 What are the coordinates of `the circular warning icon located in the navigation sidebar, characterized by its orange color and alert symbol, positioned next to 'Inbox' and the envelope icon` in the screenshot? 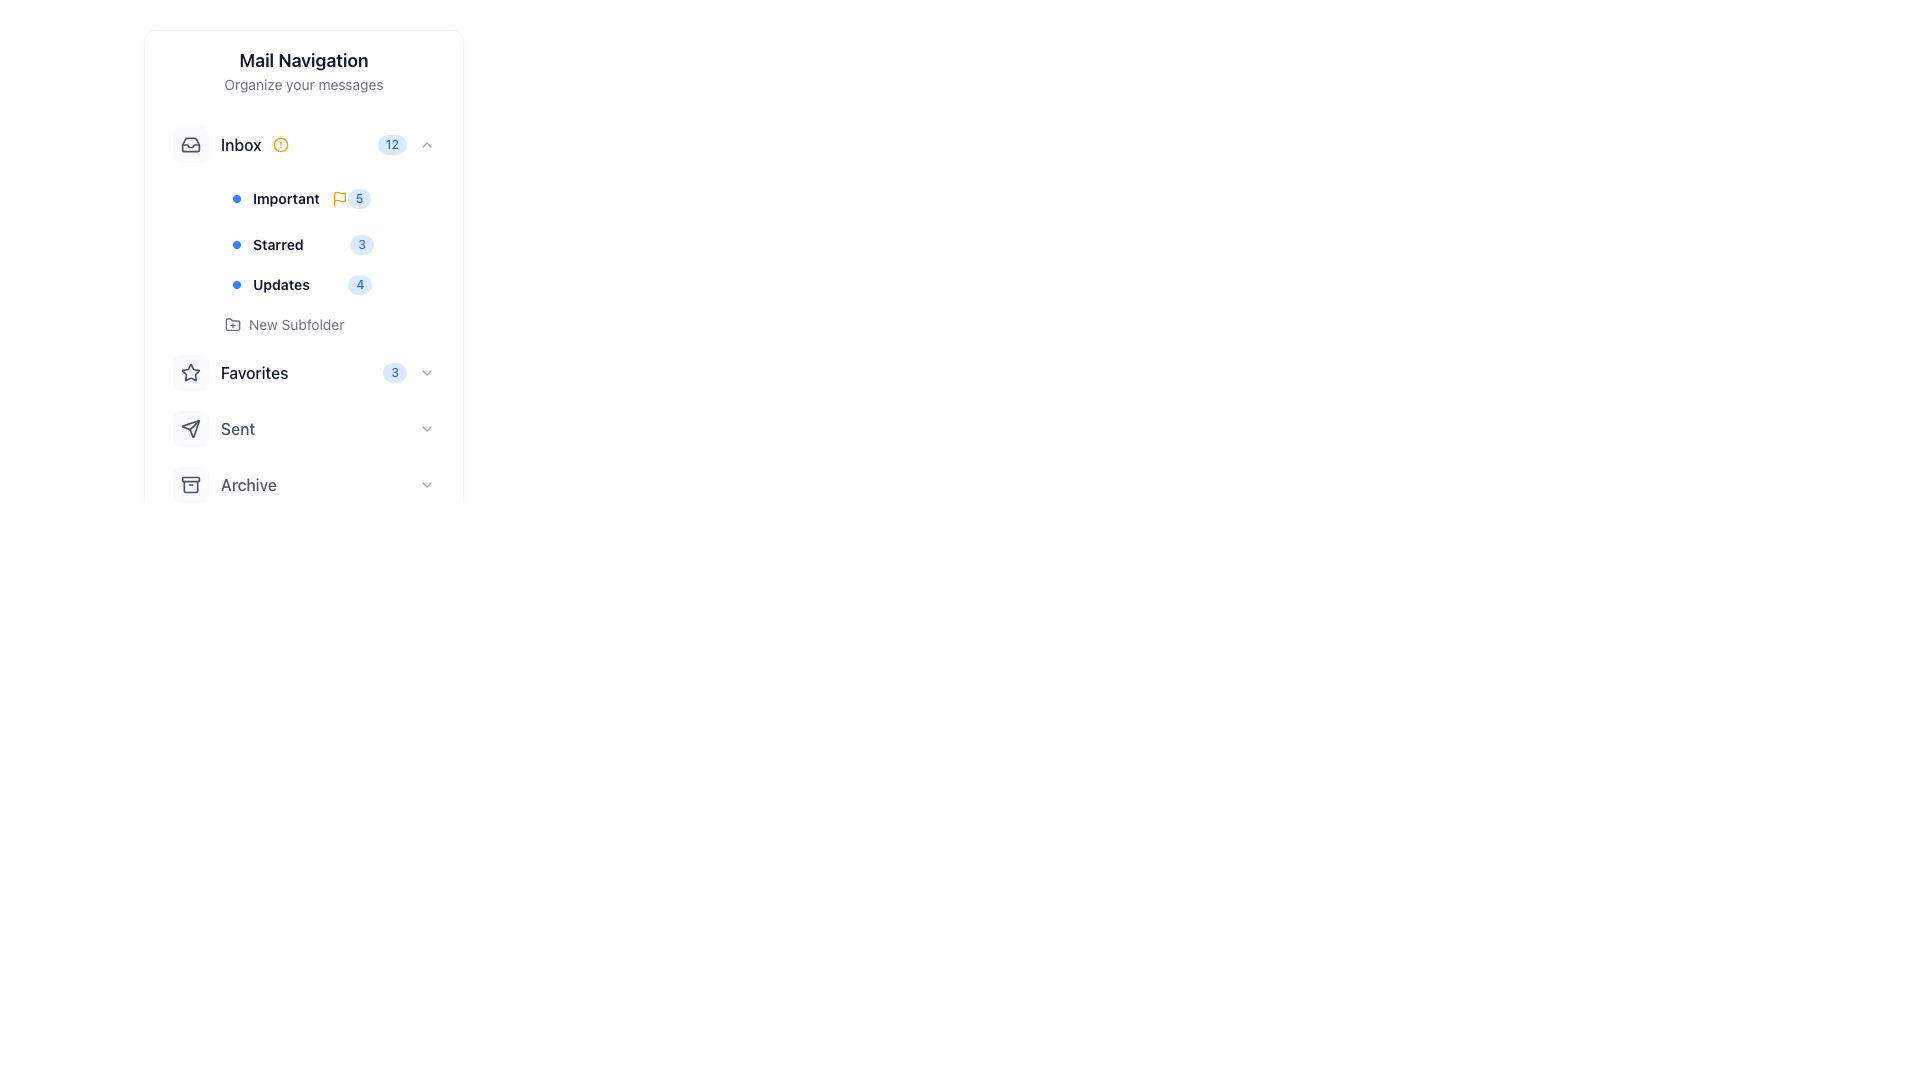 It's located at (280, 144).